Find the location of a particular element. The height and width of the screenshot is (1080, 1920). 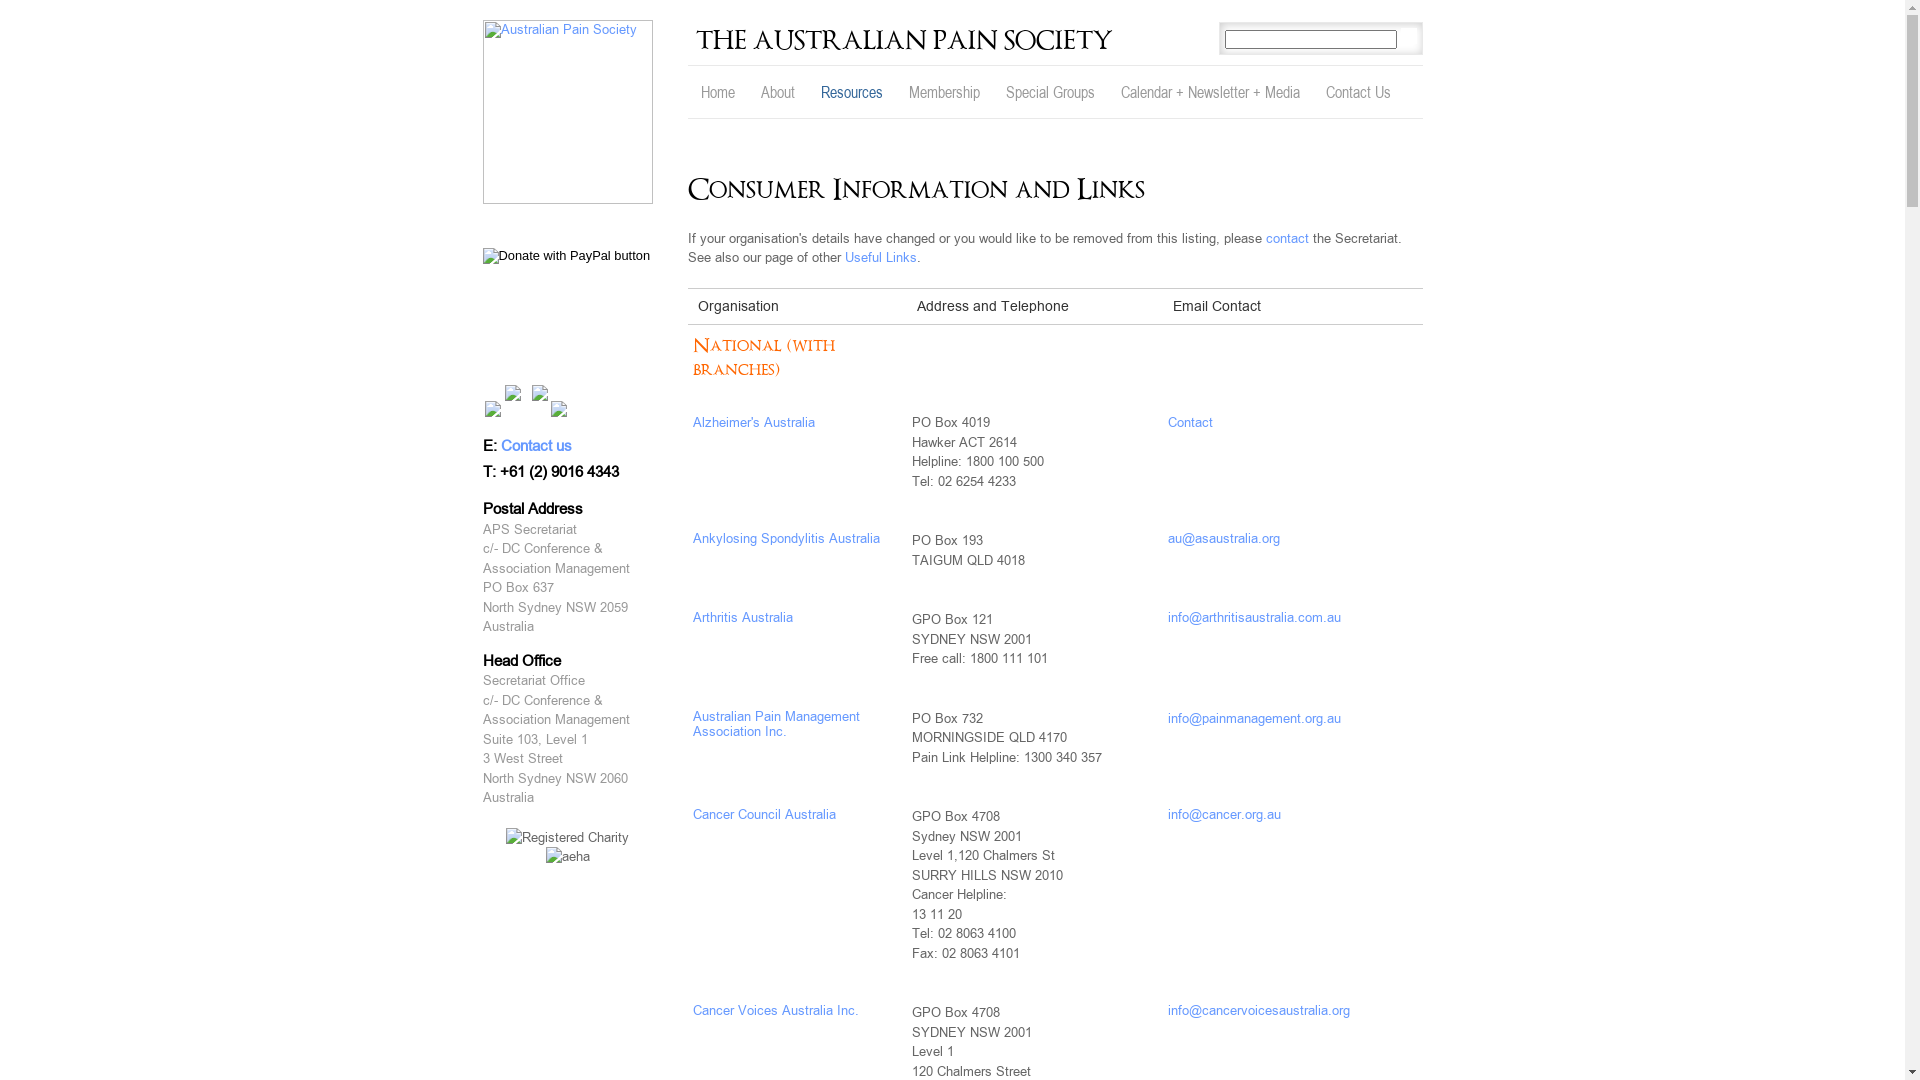

'Contact' is located at coordinates (1190, 421).